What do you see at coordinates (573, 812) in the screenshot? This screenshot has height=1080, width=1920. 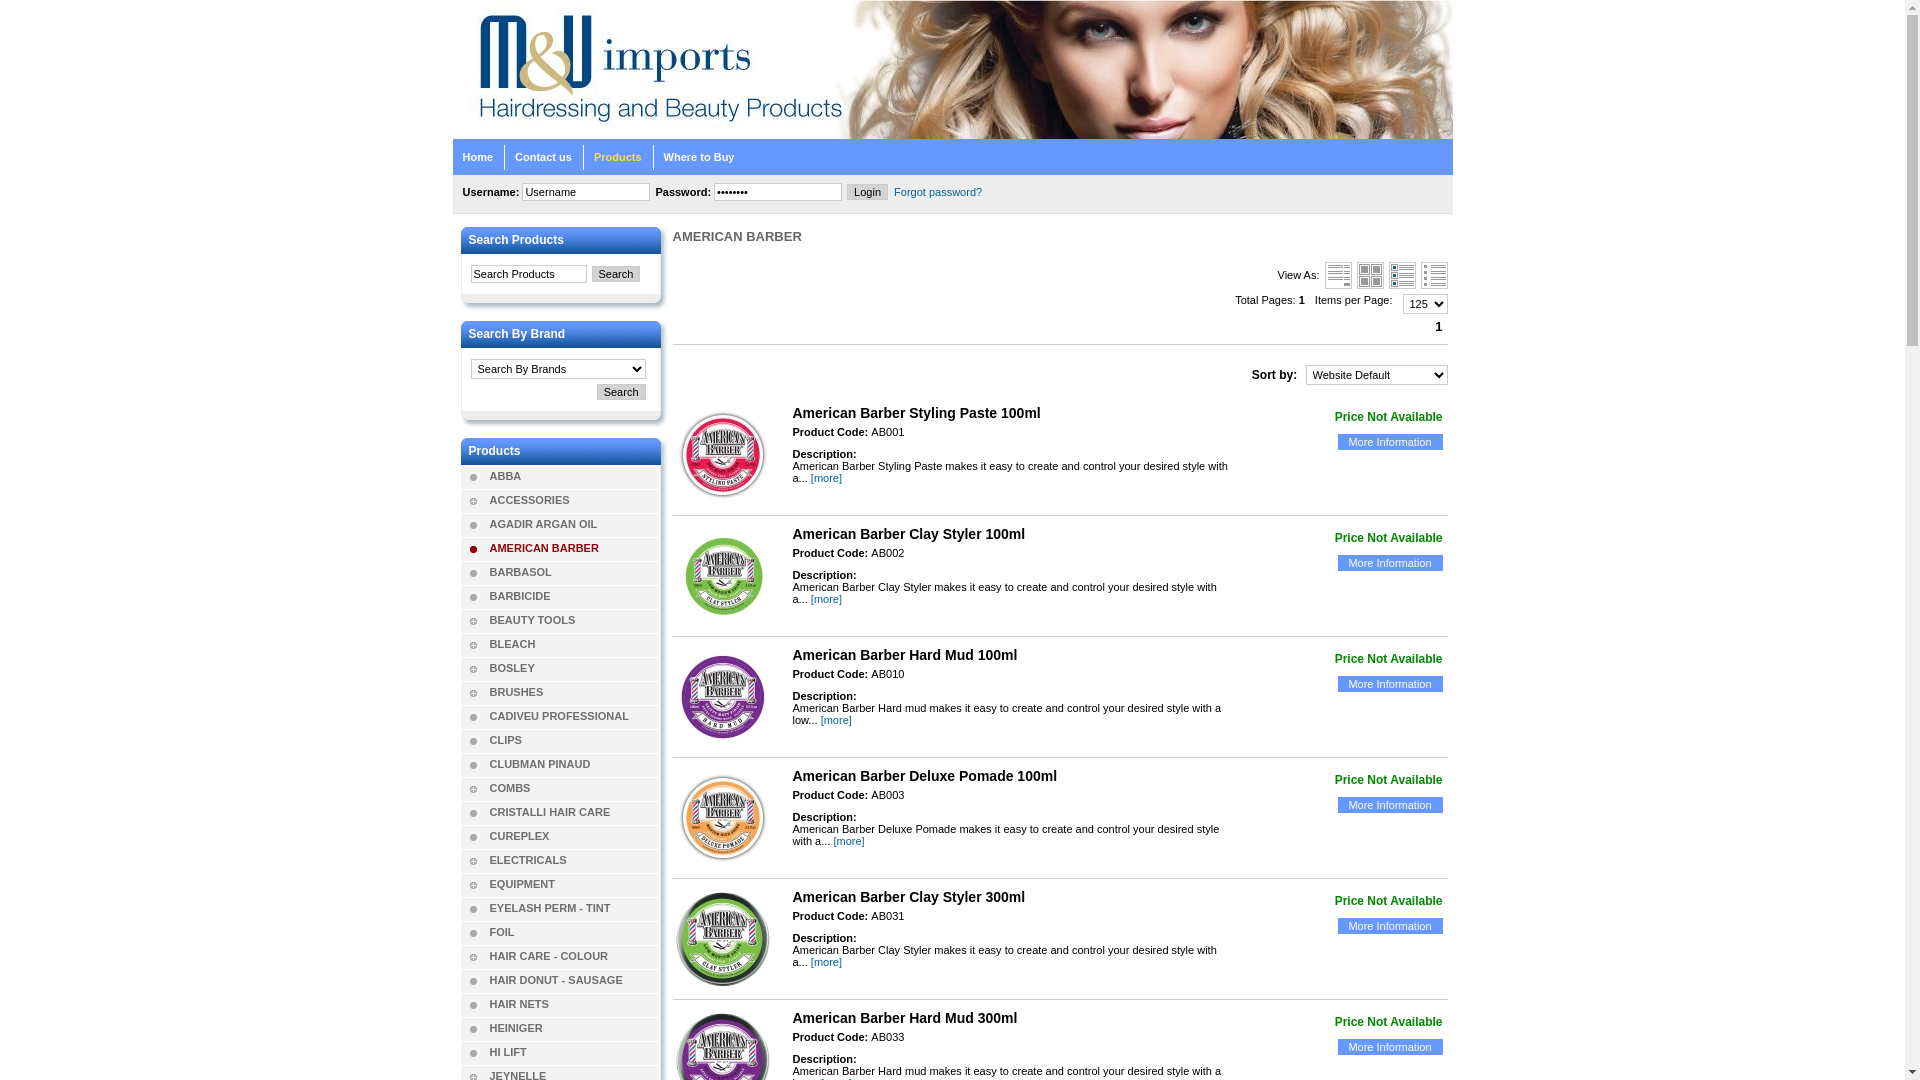 I see `'CRISTALLI HAIR CARE'` at bounding box center [573, 812].